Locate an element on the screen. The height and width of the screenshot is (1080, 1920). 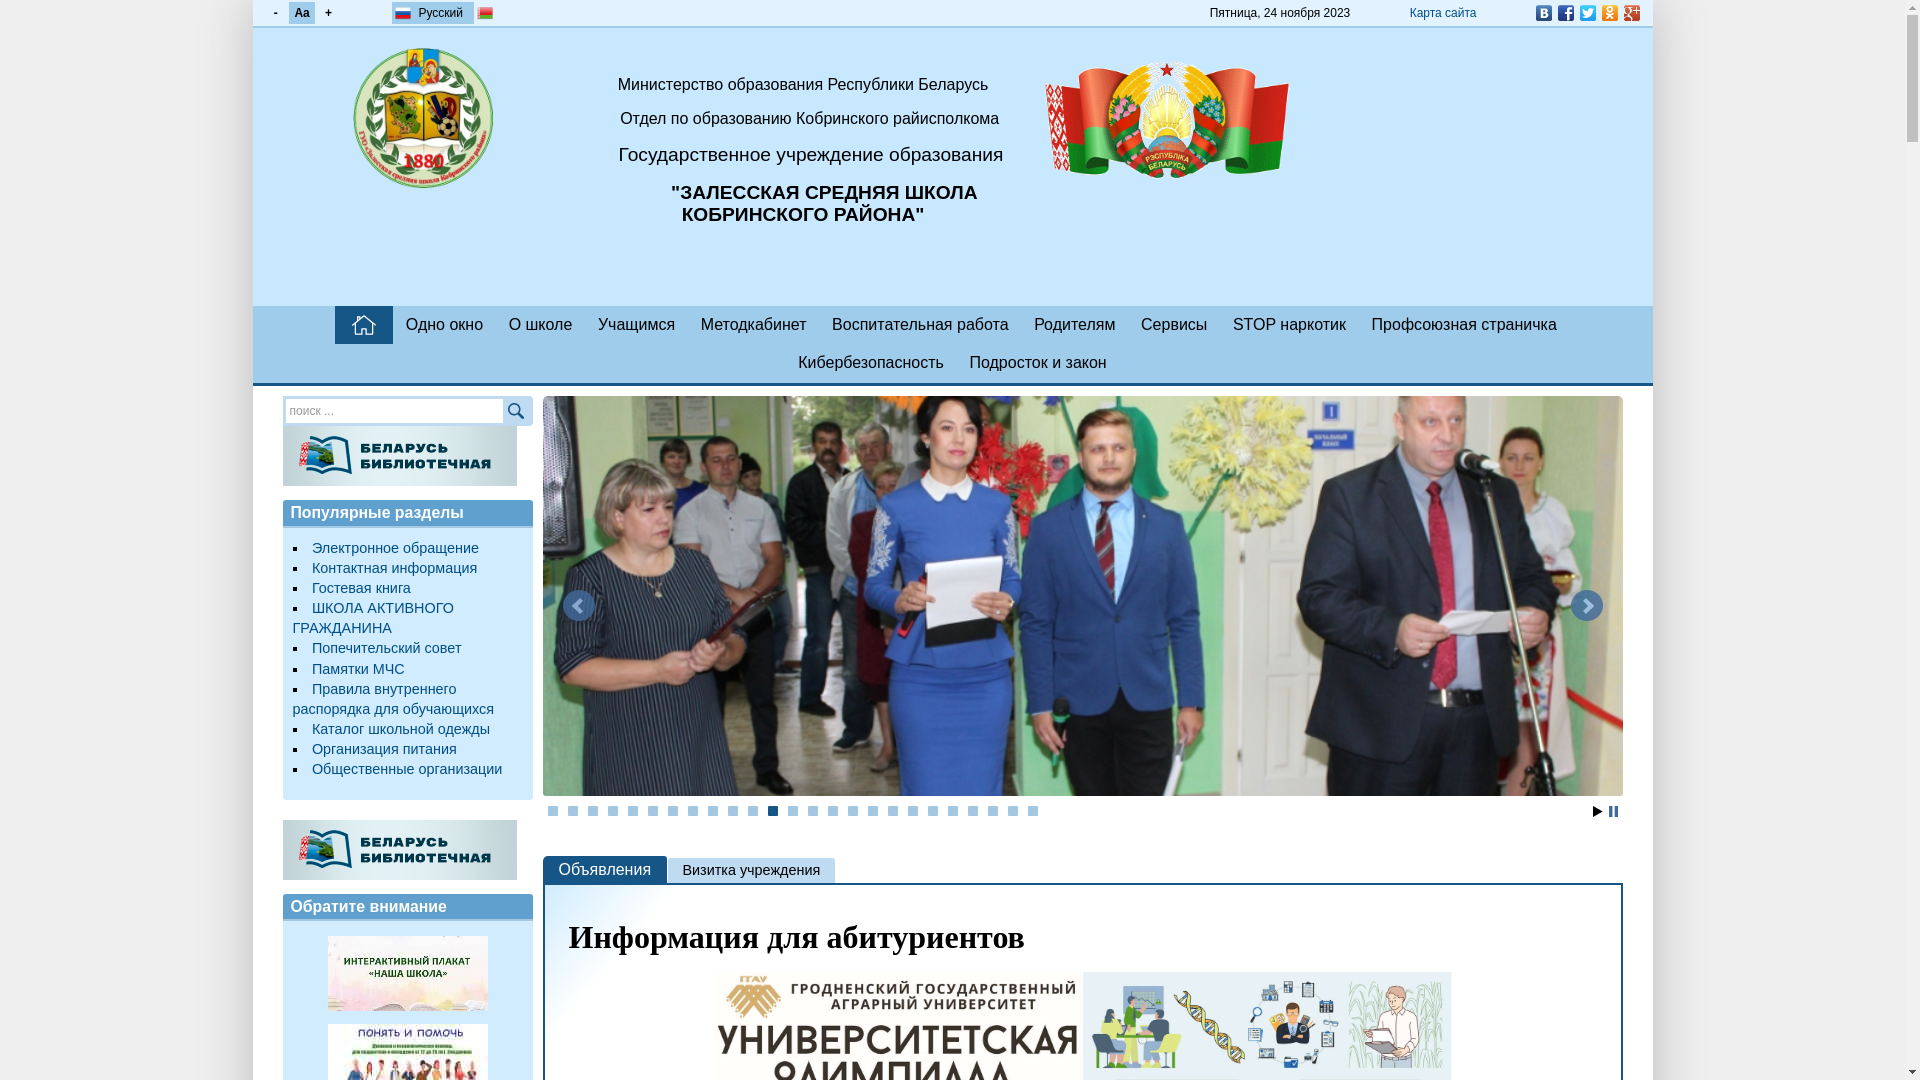
'11' is located at coordinates (752, 810).